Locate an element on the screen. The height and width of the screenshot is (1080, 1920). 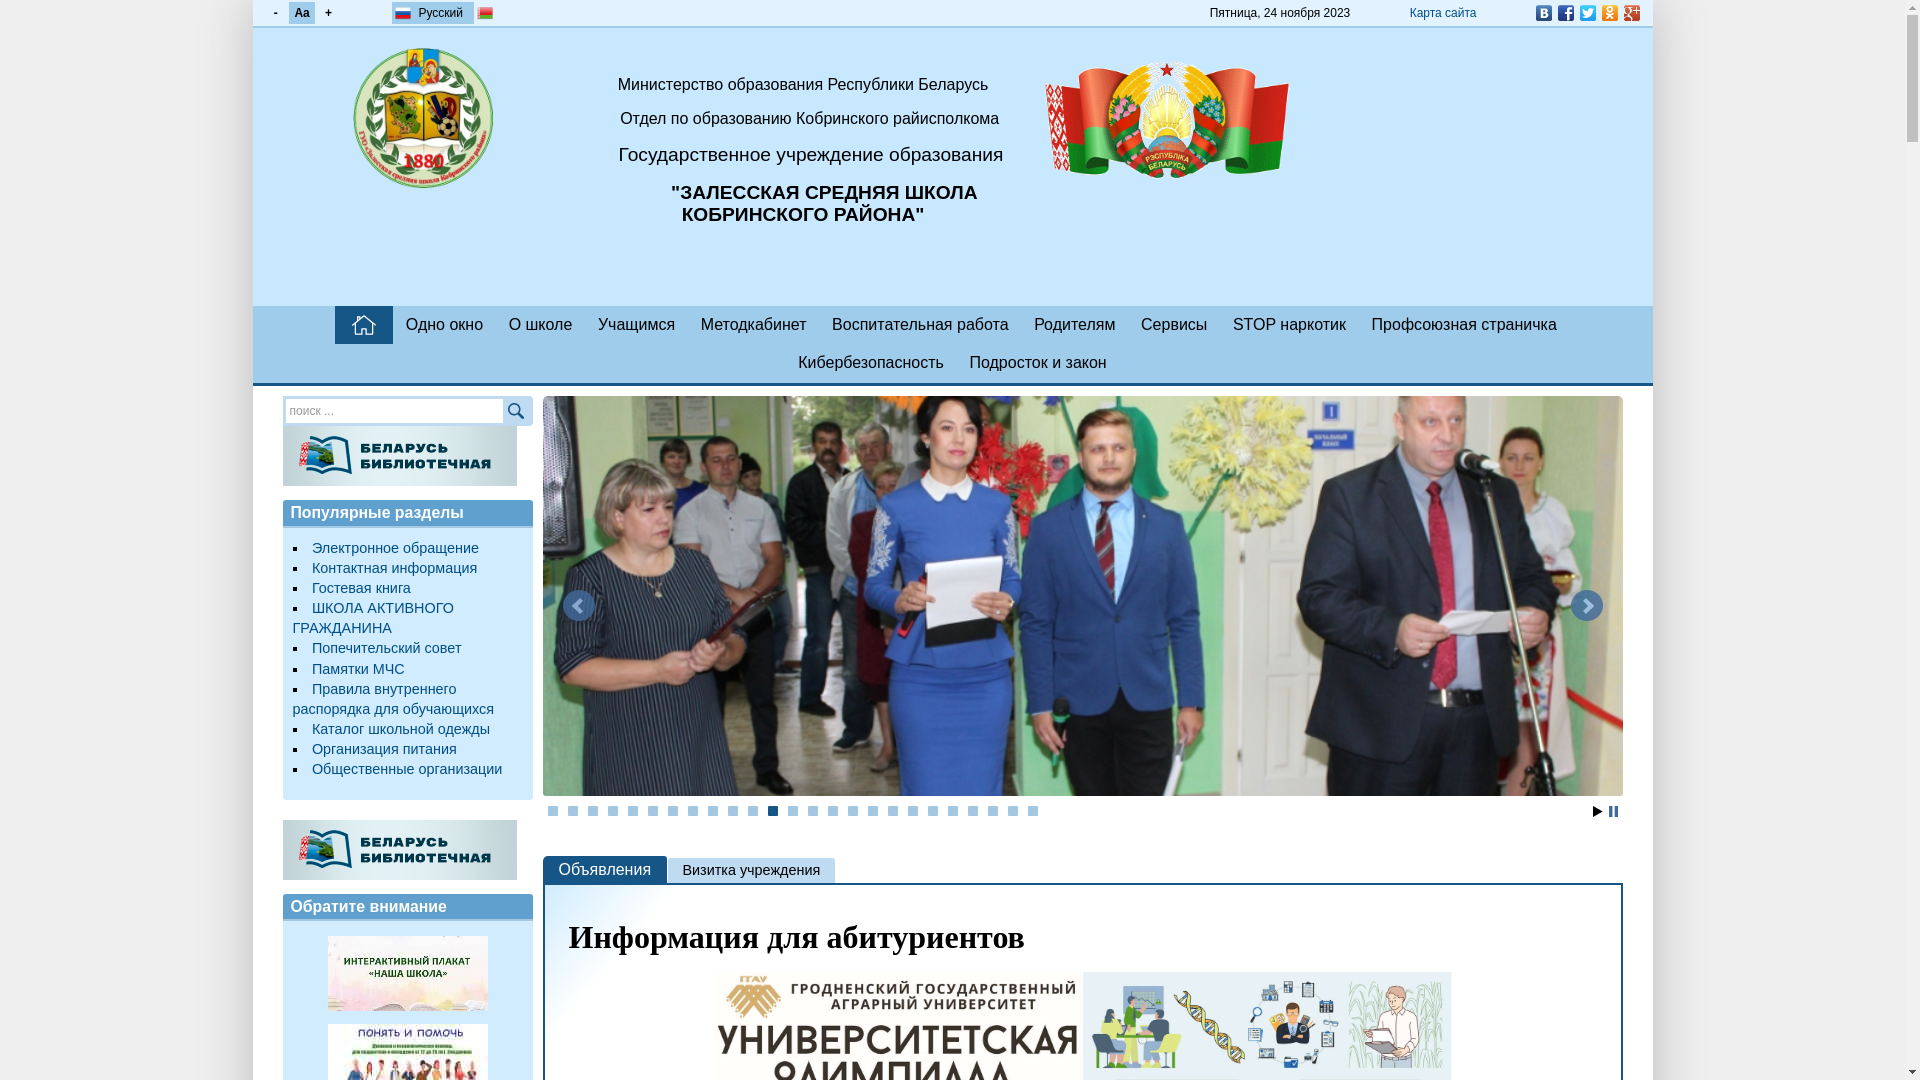
'11' is located at coordinates (752, 810).